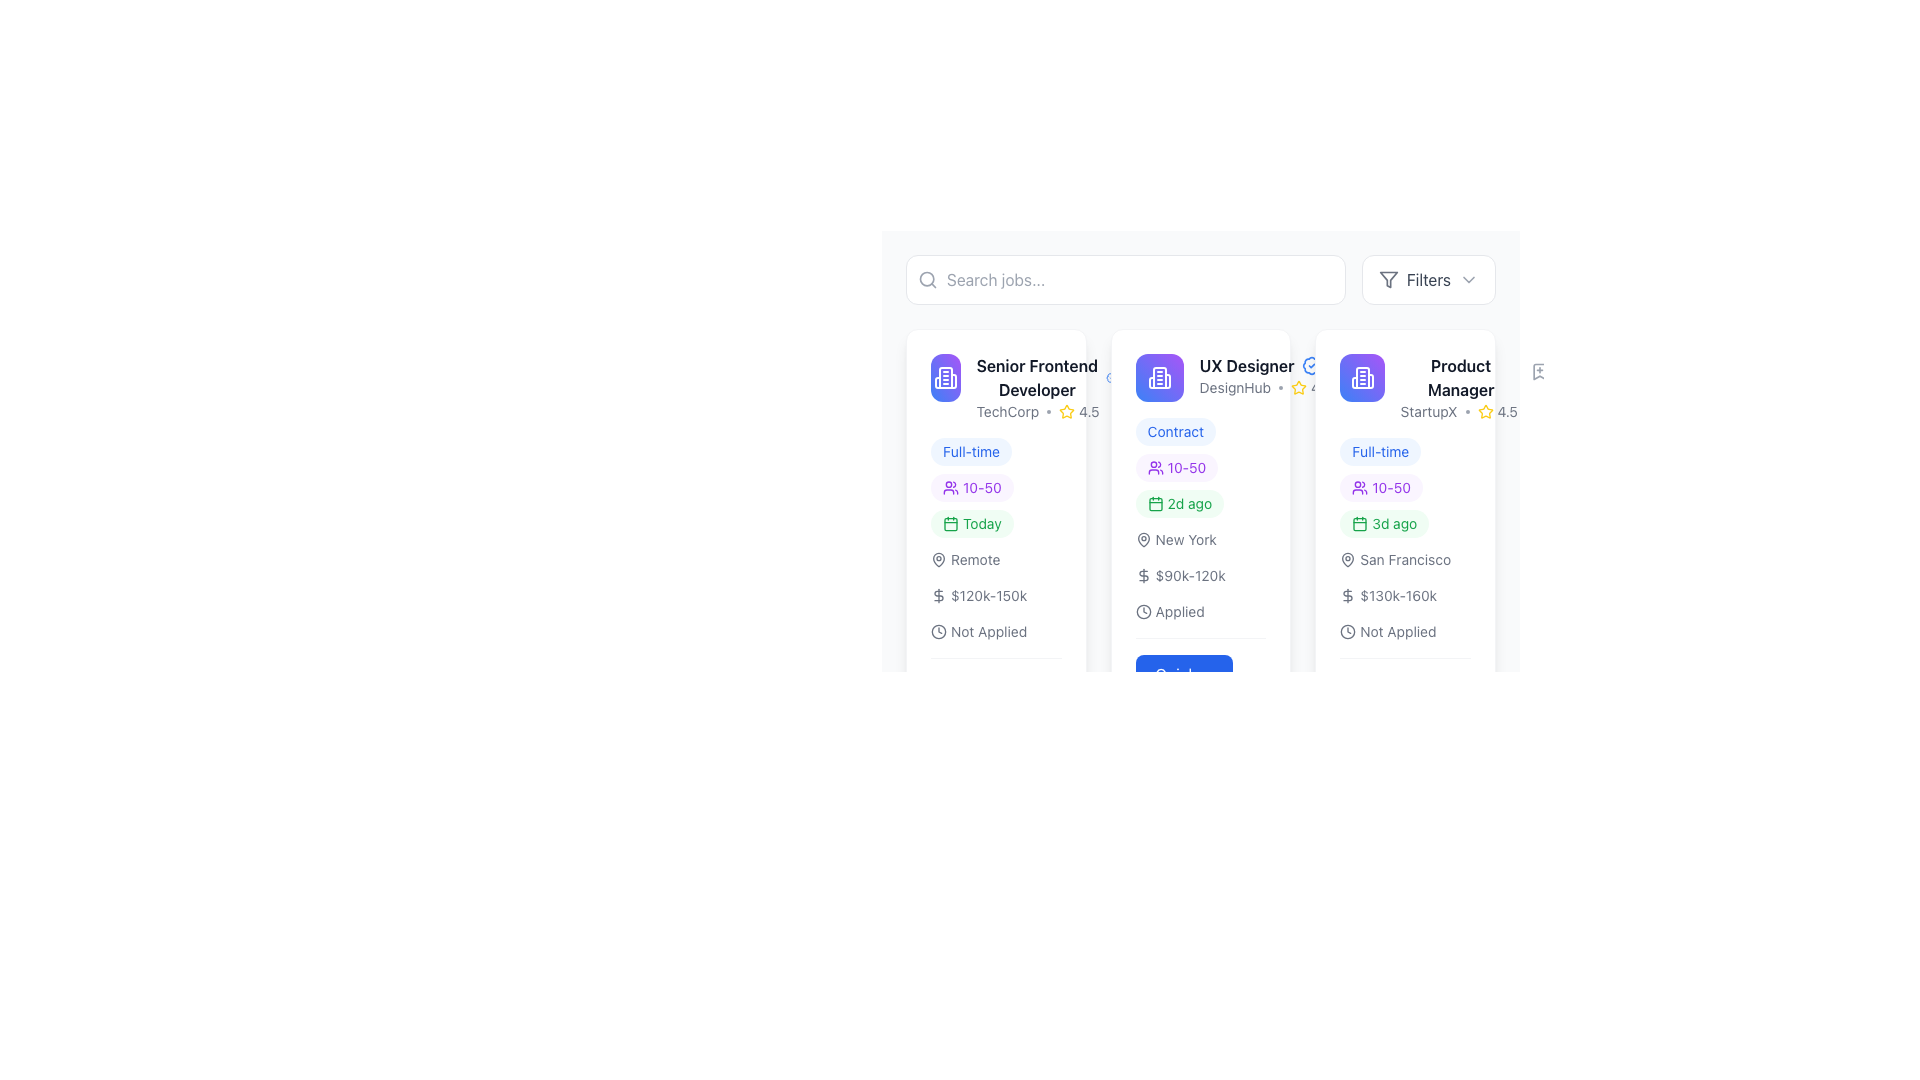 Image resolution: width=1920 pixels, height=1080 pixels. What do you see at coordinates (1485, 411) in the screenshot?
I see `star icon element indicating a rating value of '4.5', which is a yellow outlined star positioned adjacent to the numeric rating in the job card for the 'Product Manager' role` at bounding box center [1485, 411].